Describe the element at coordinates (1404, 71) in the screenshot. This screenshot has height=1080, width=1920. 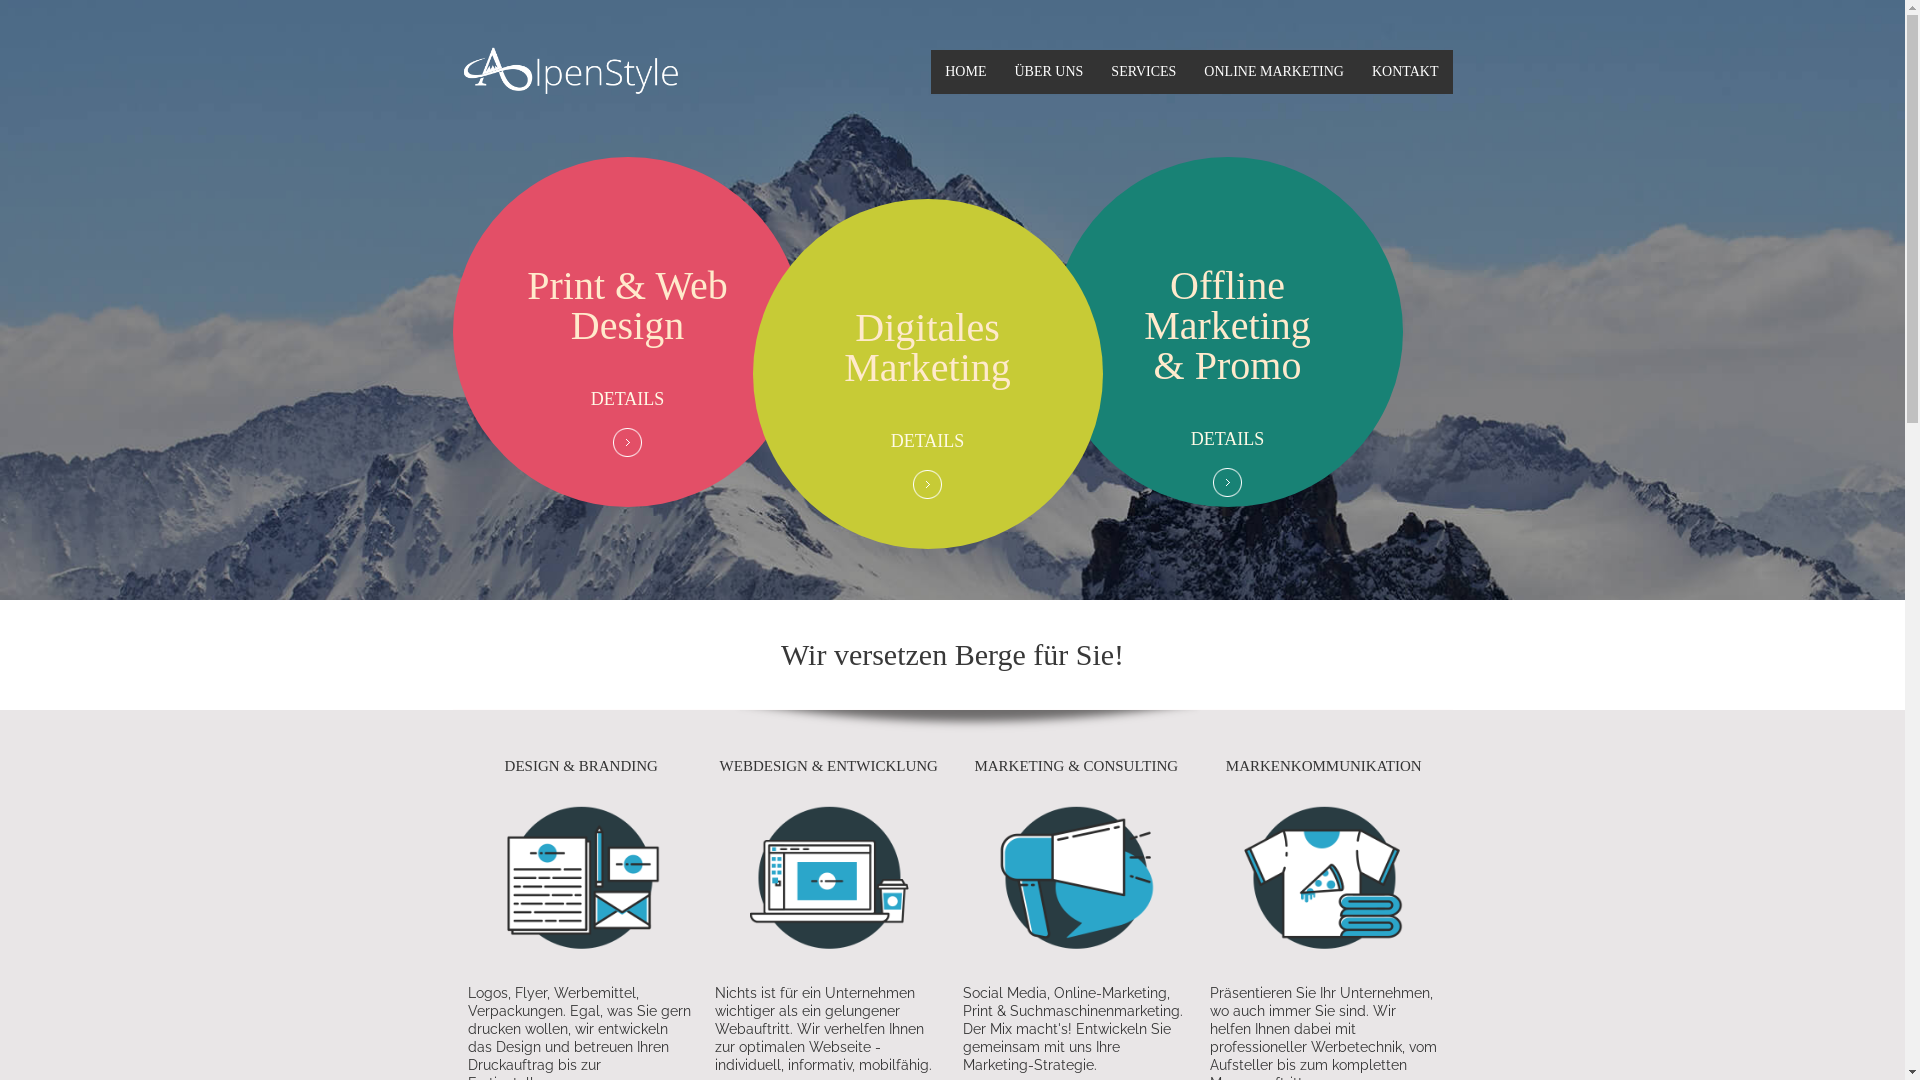
I see `'KONTAKT'` at that location.